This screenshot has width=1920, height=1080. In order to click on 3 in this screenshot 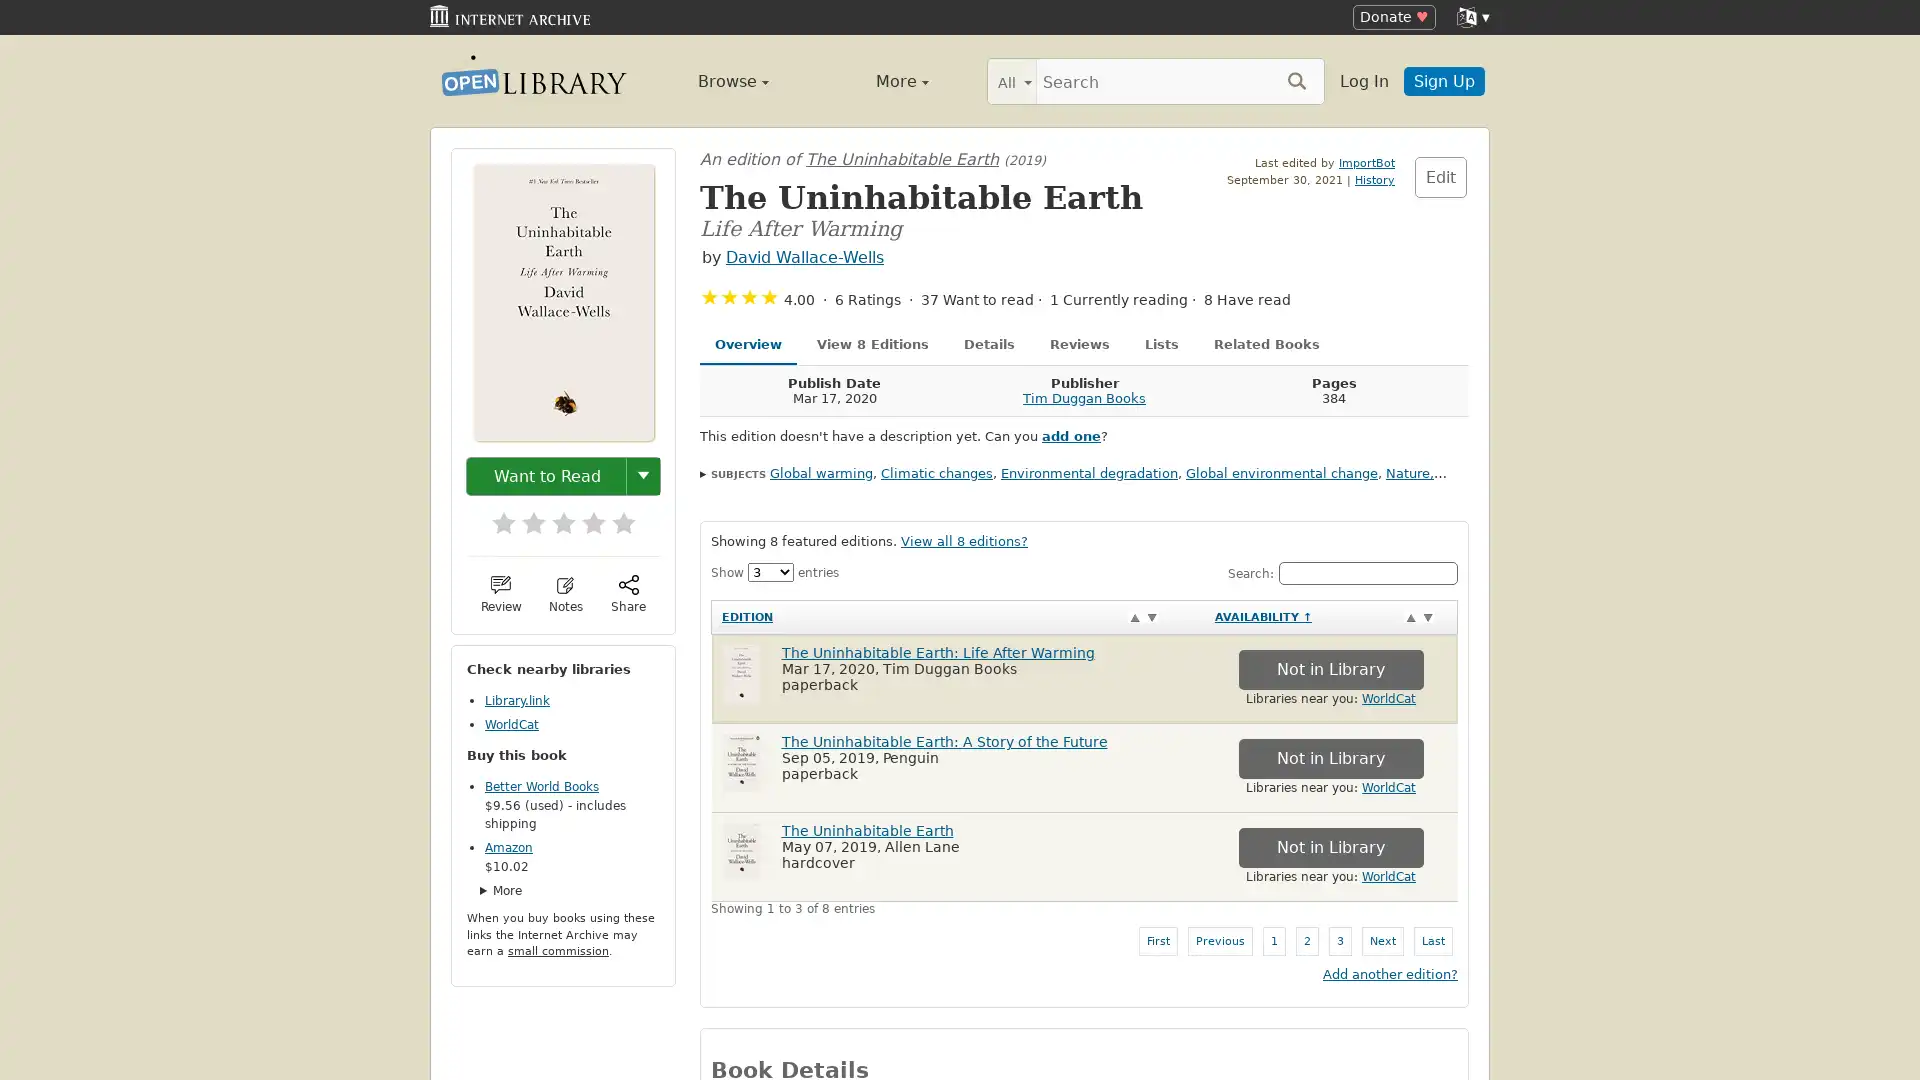, I will do `click(553, 515)`.